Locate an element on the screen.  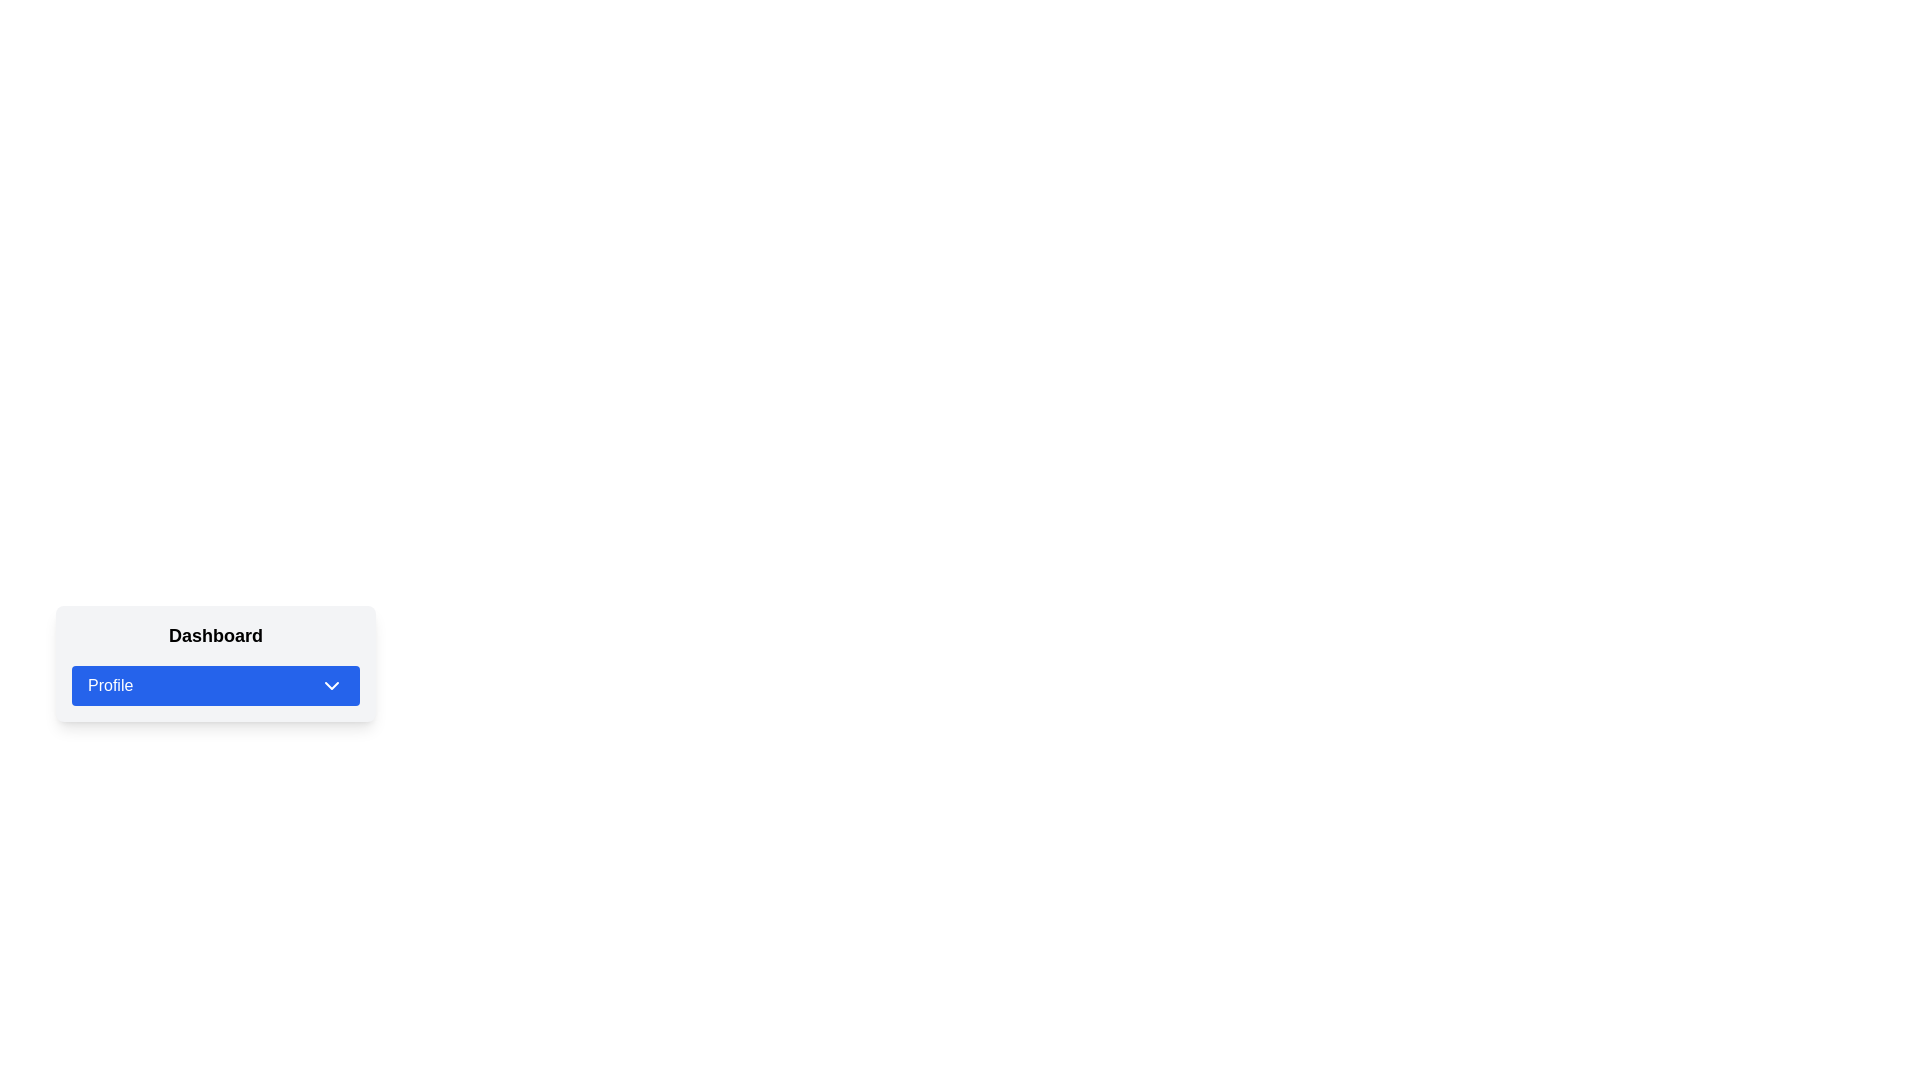
the 'Profile' text label element, which is displayed in white font on a blue background, located within a button-like structure under the 'Dashboard' heading is located at coordinates (109, 685).